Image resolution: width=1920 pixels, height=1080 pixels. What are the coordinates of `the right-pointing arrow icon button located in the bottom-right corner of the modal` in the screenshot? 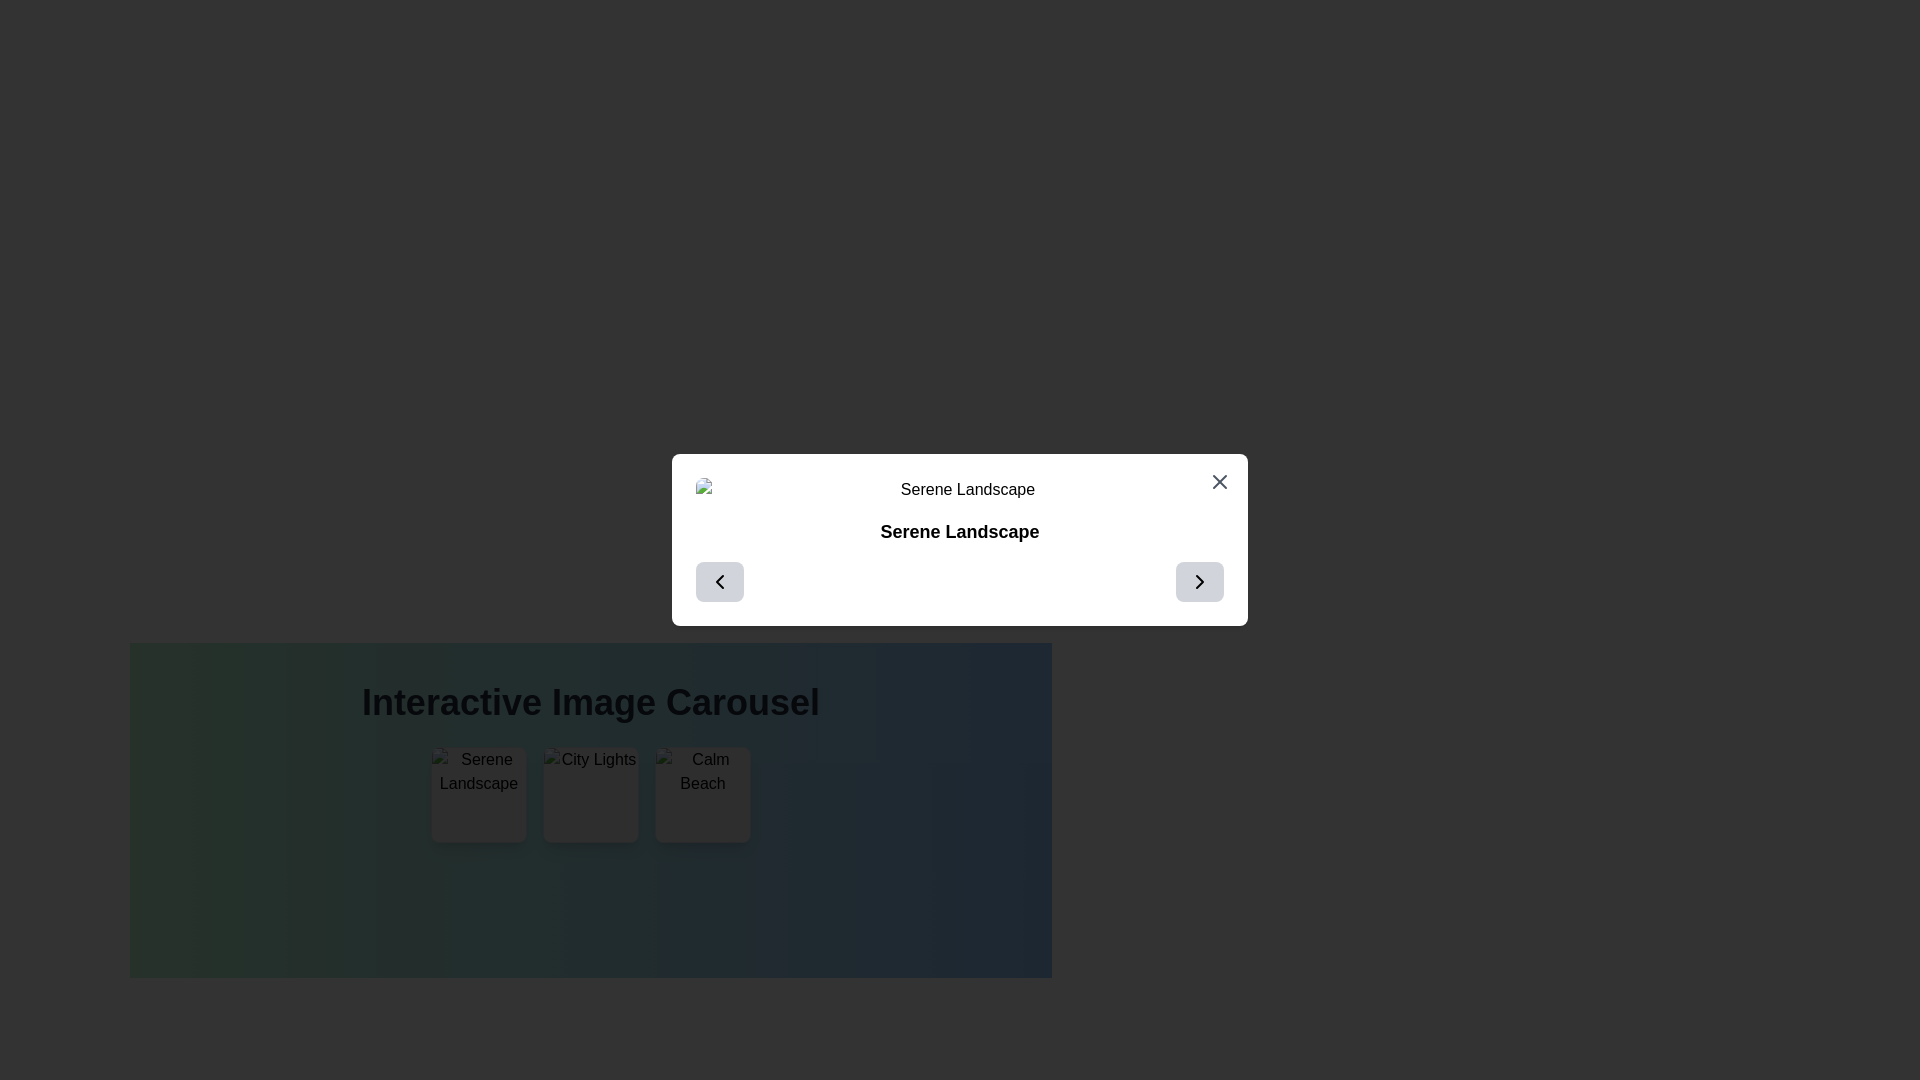 It's located at (1200, 582).